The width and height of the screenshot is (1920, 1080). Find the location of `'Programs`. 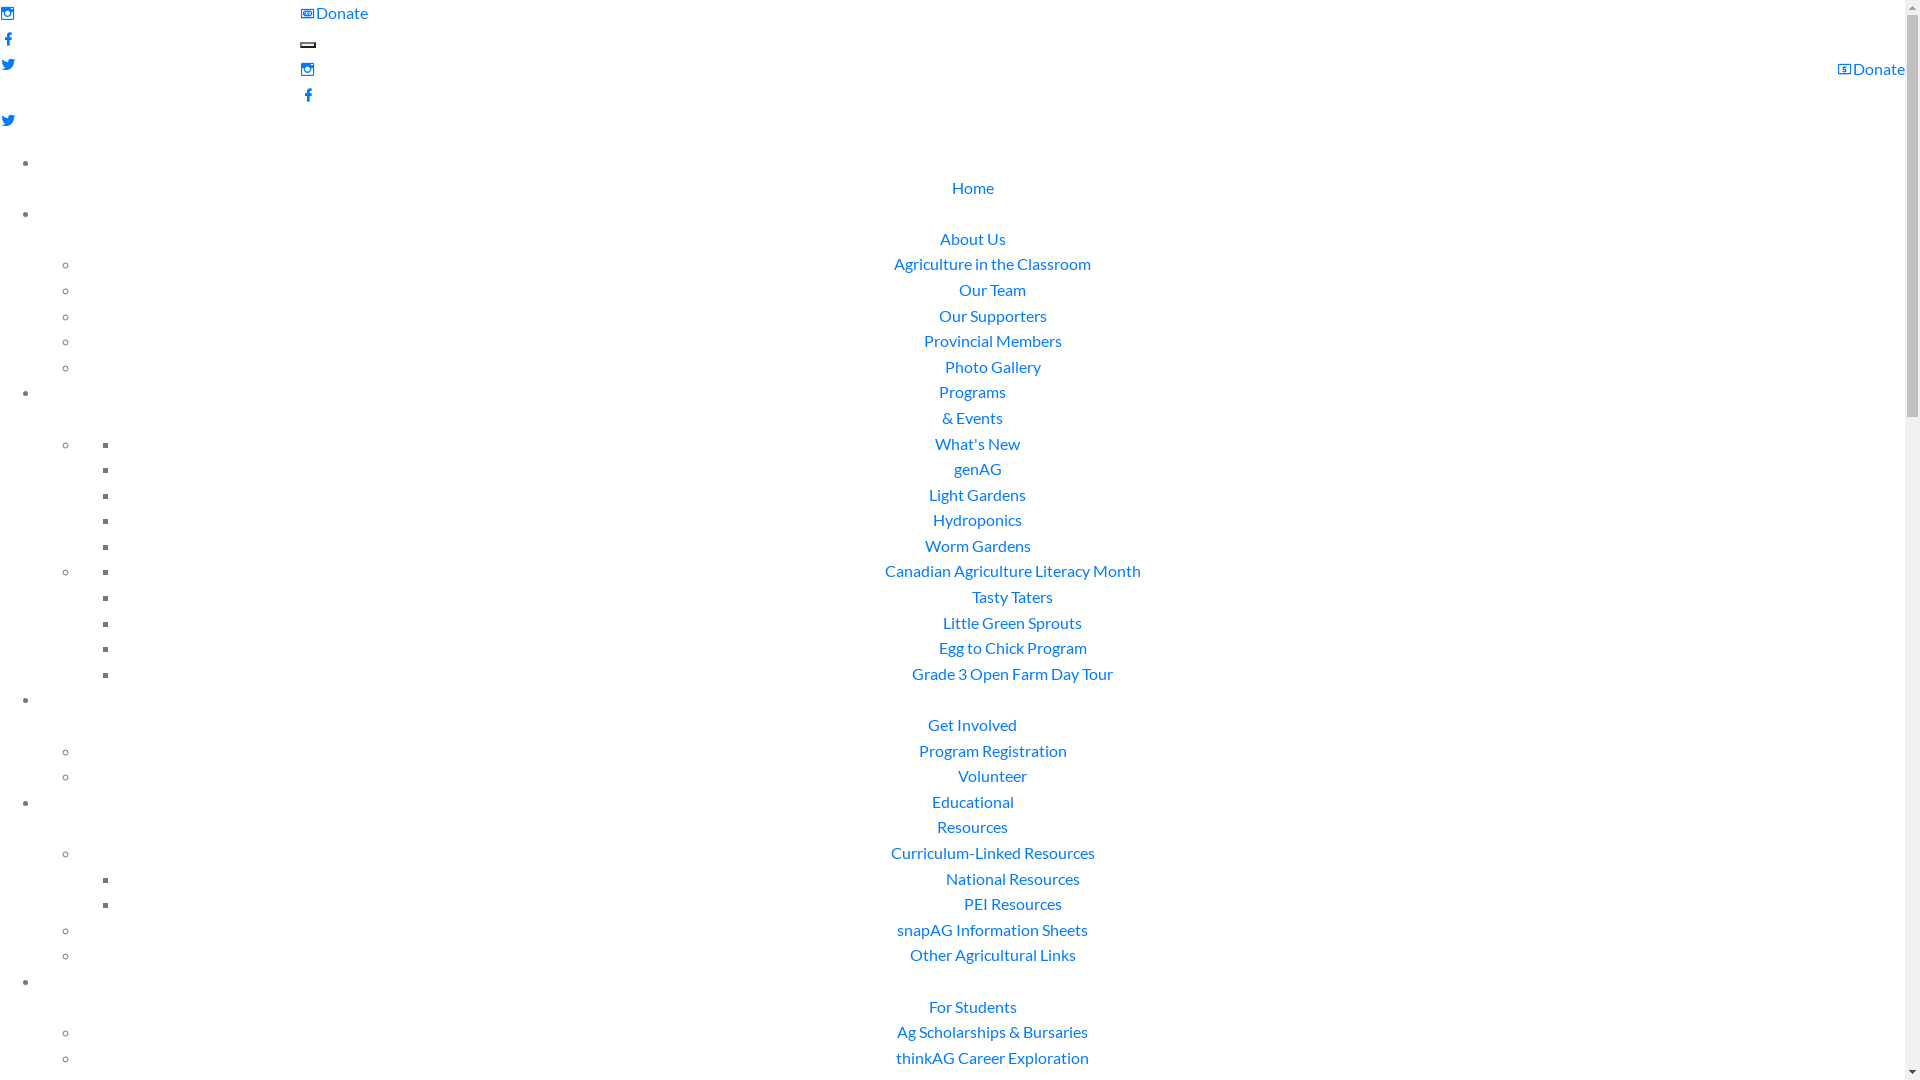

'Programs is located at coordinates (972, 404).